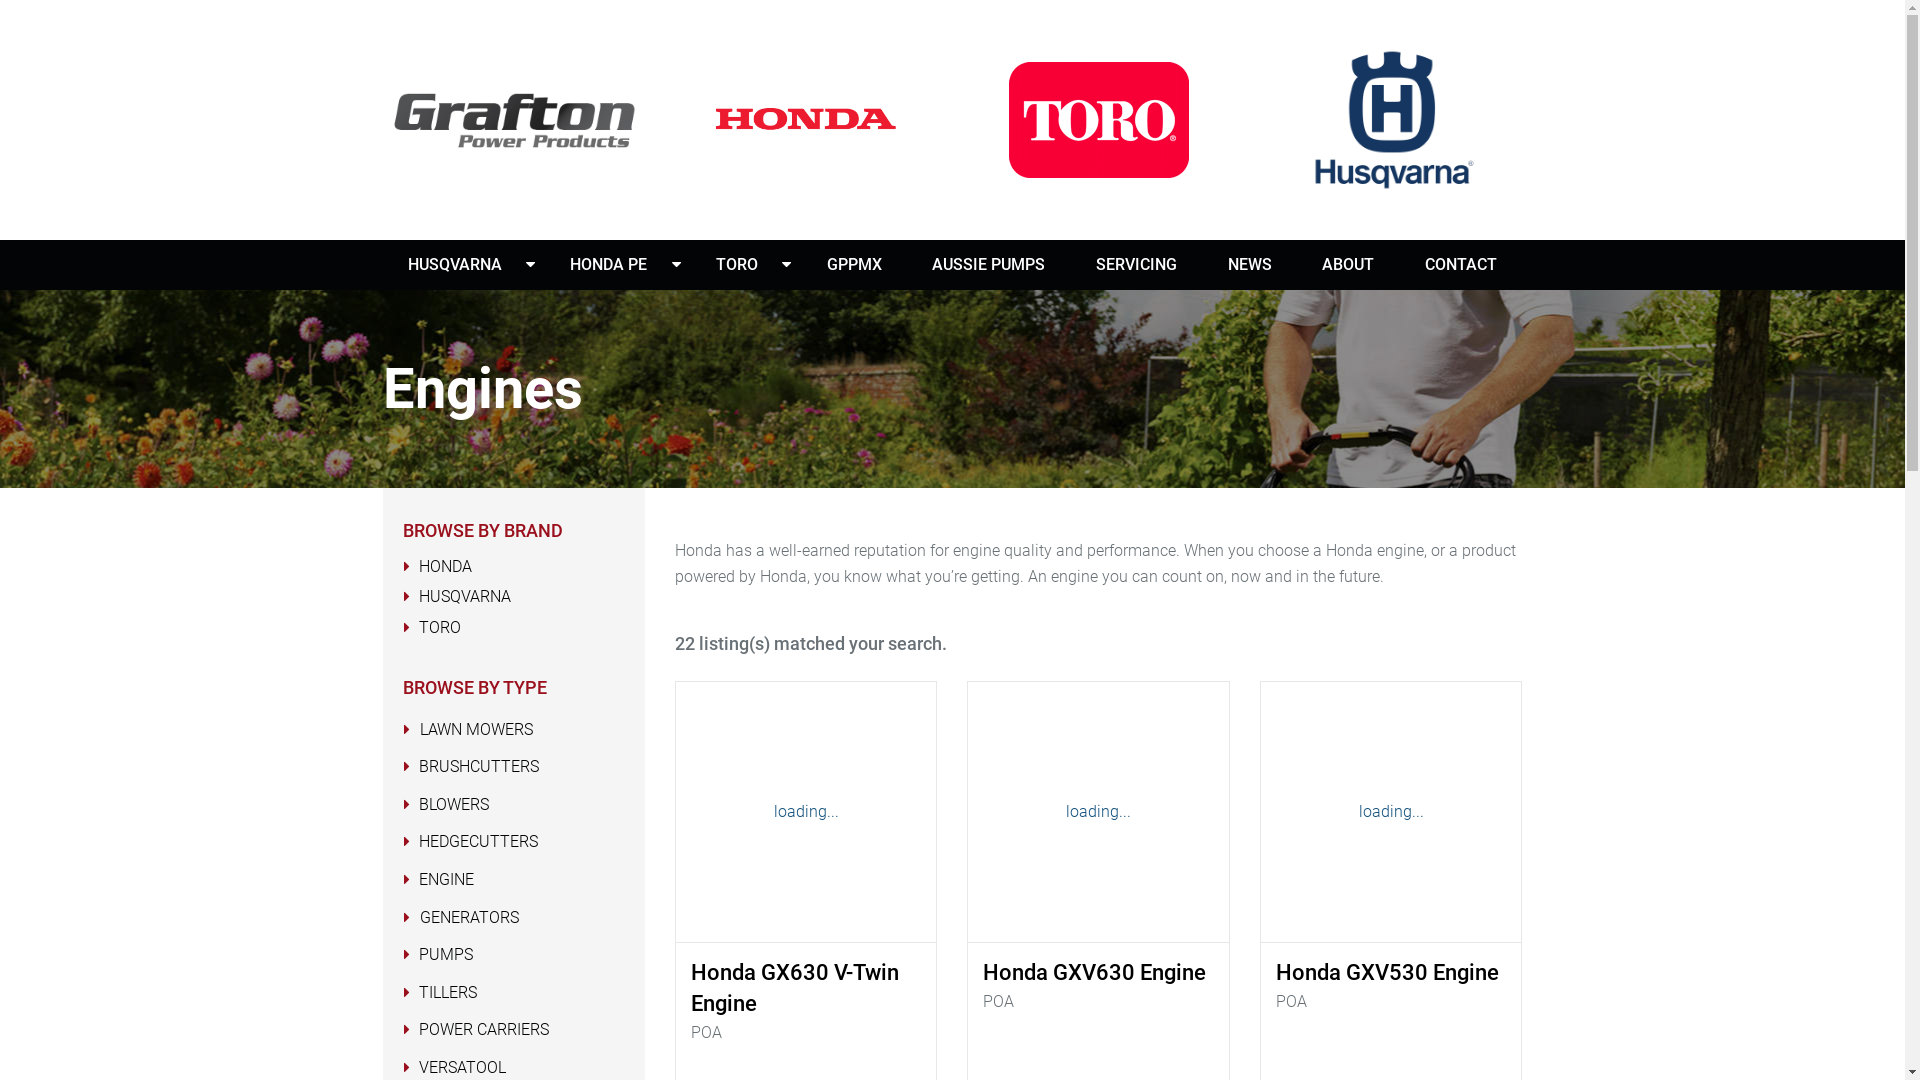 The height and width of the screenshot is (1080, 1920). What do you see at coordinates (416, 803) in the screenshot?
I see `'BLOWERS'` at bounding box center [416, 803].